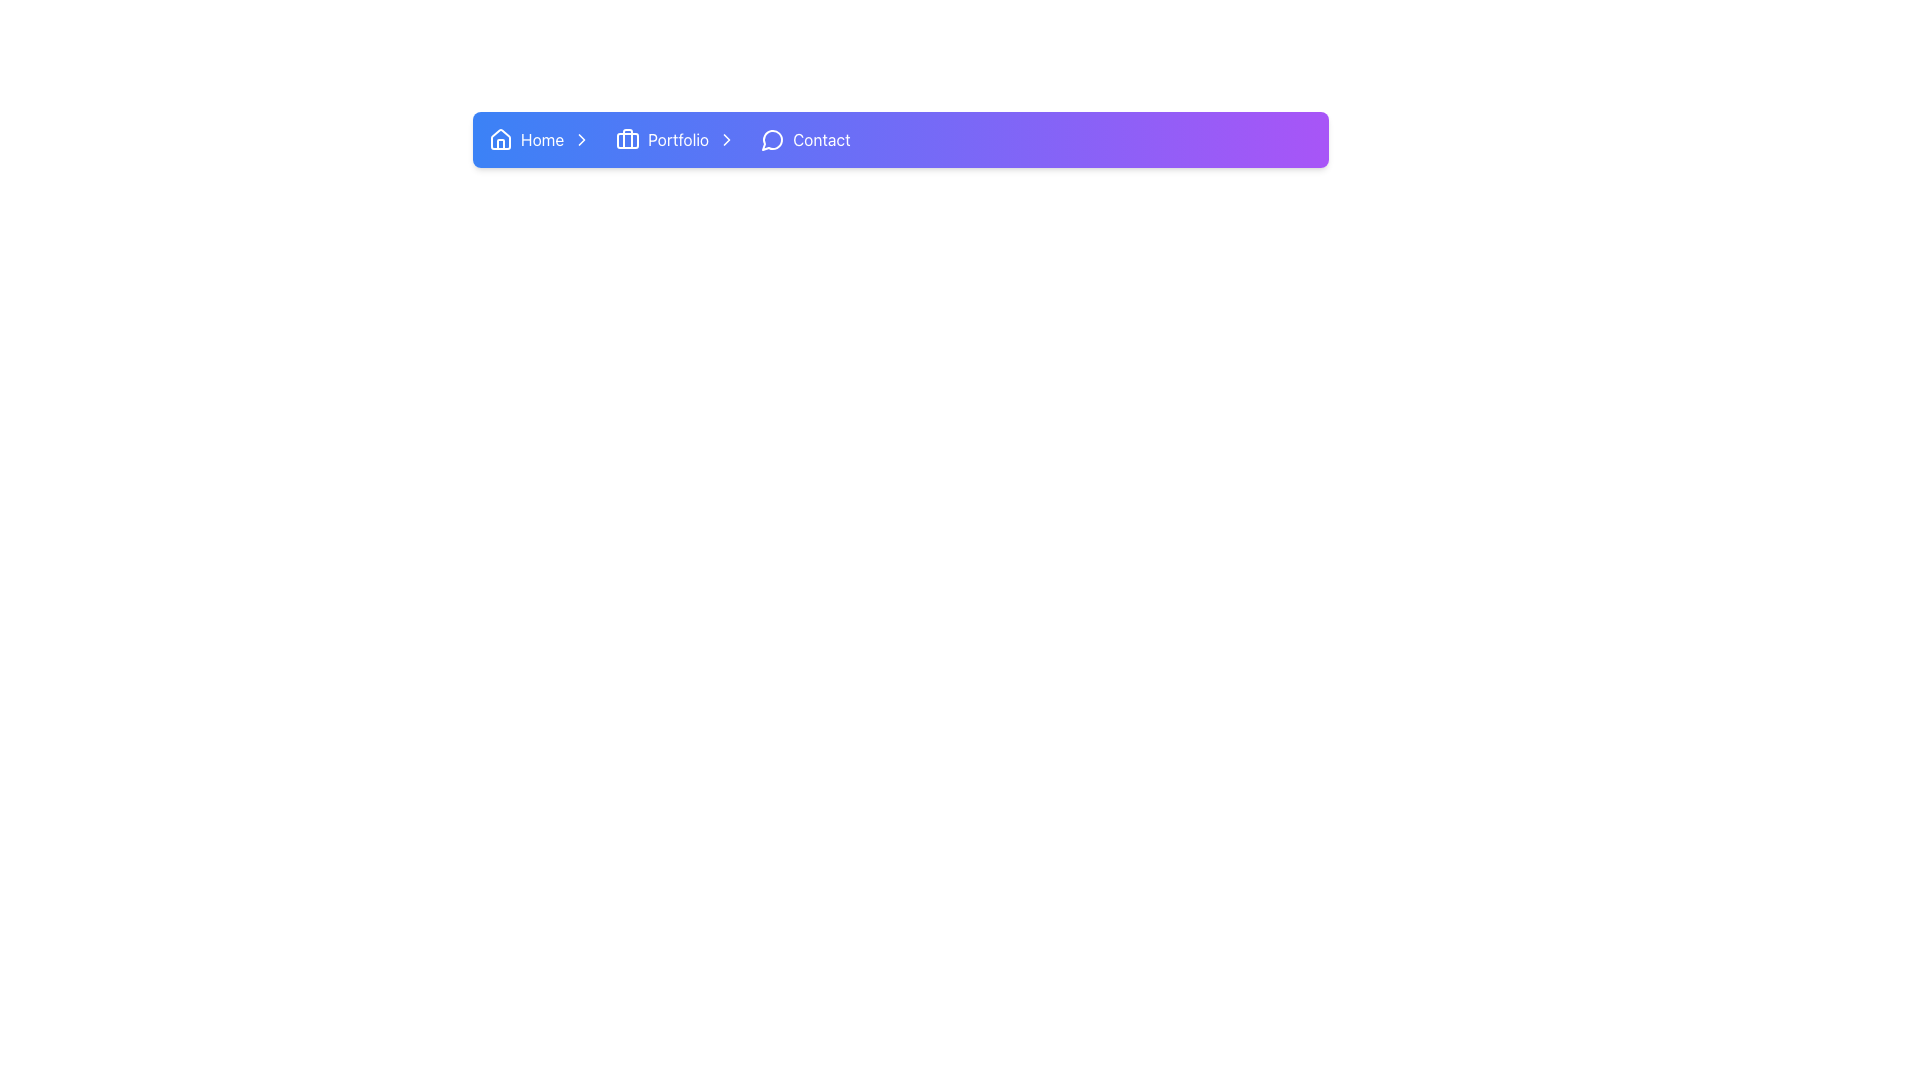 The height and width of the screenshot is (1080, 1920). I want to click on the messaging icon located in the navigation bar, which is positioned to the left of the 'Contact' text, so click(771, 139).